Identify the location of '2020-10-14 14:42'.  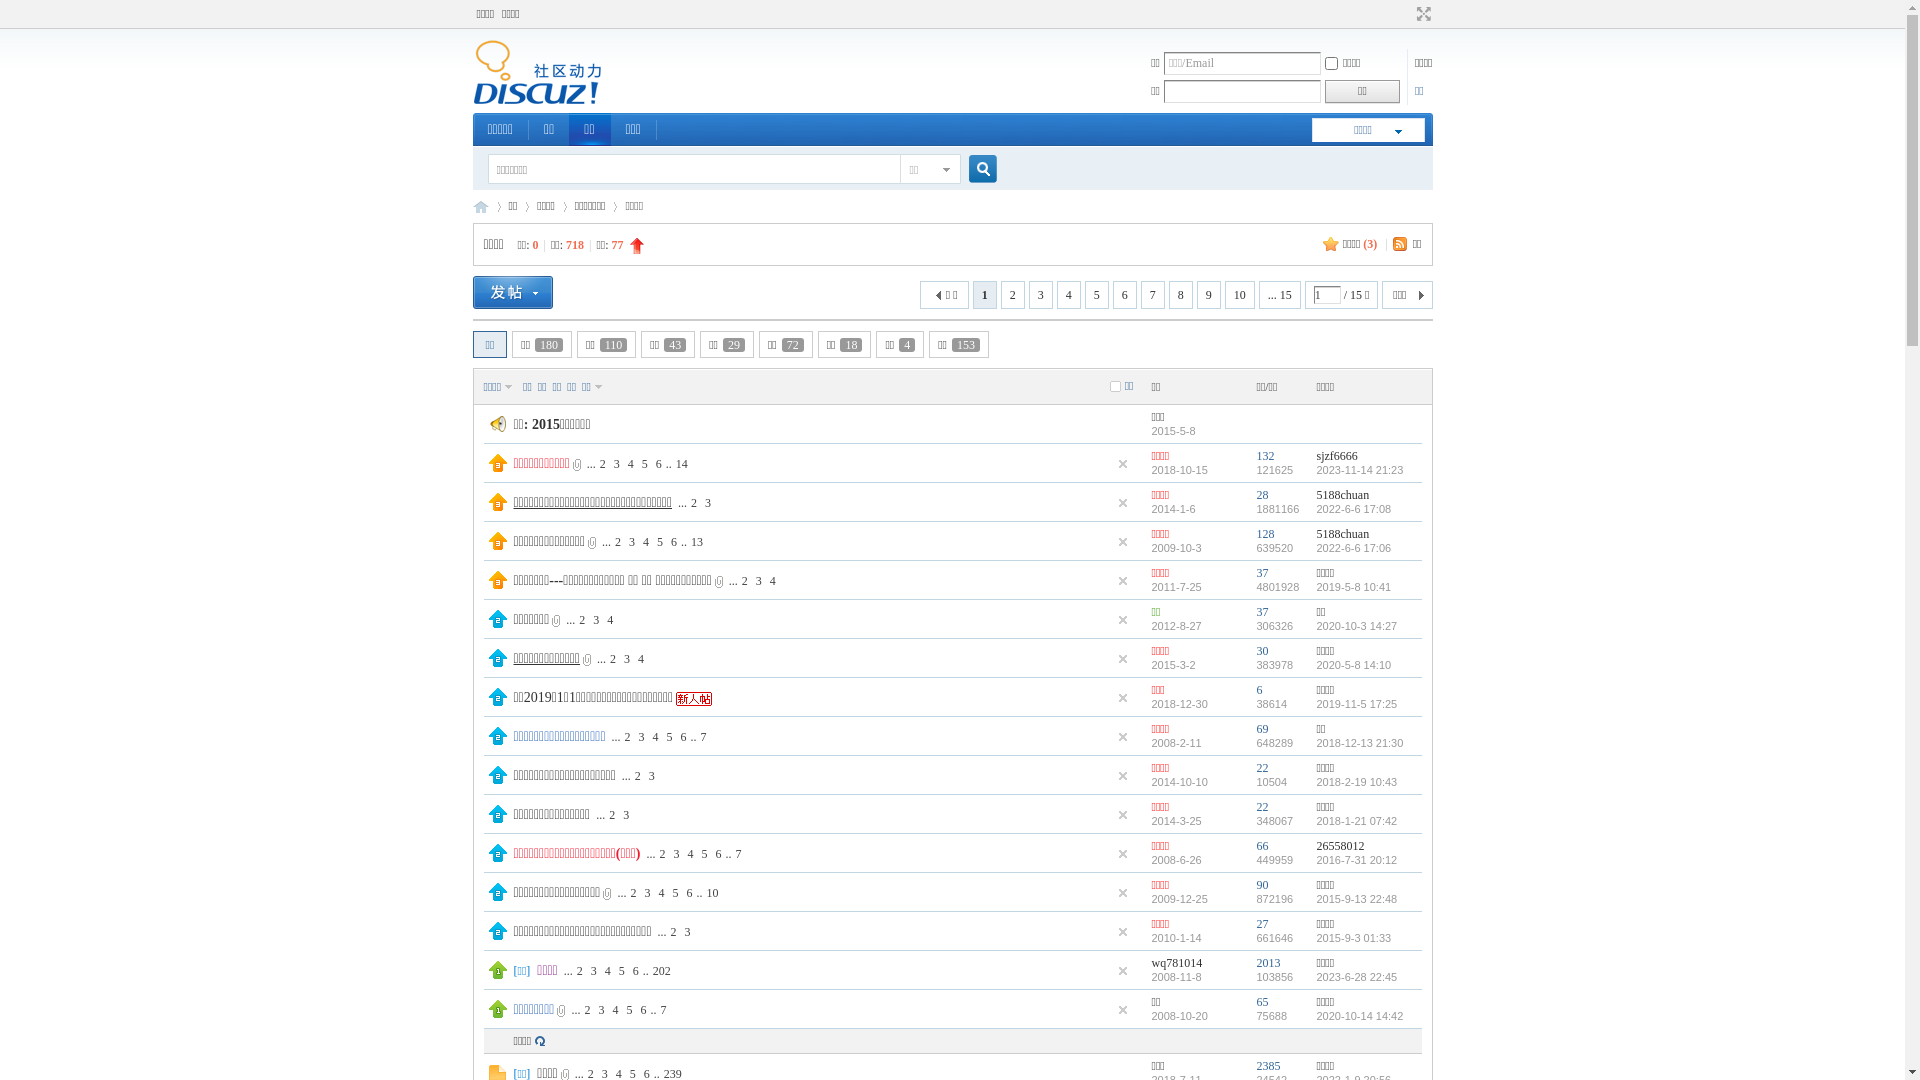
(1315, 1015).